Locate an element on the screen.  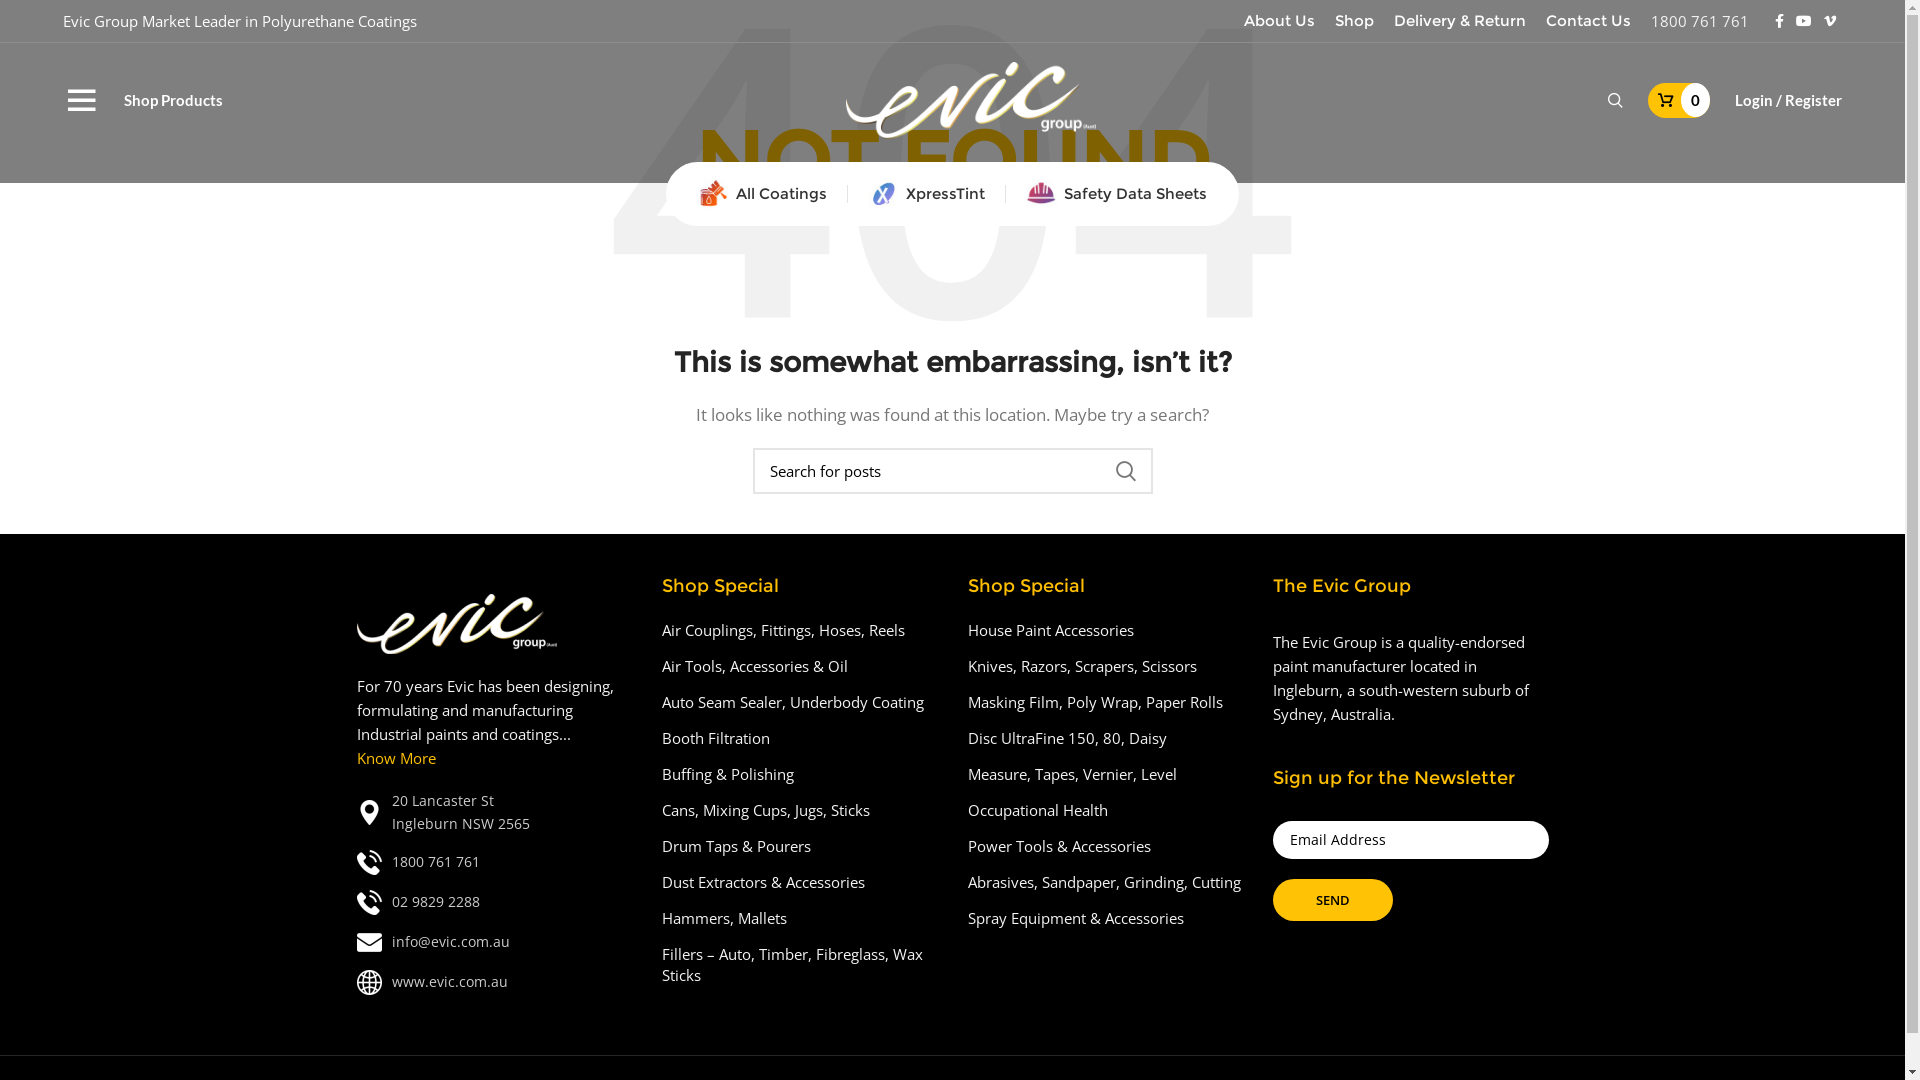
'Safety Data Sheets' is located at coordinates (1115, 193).